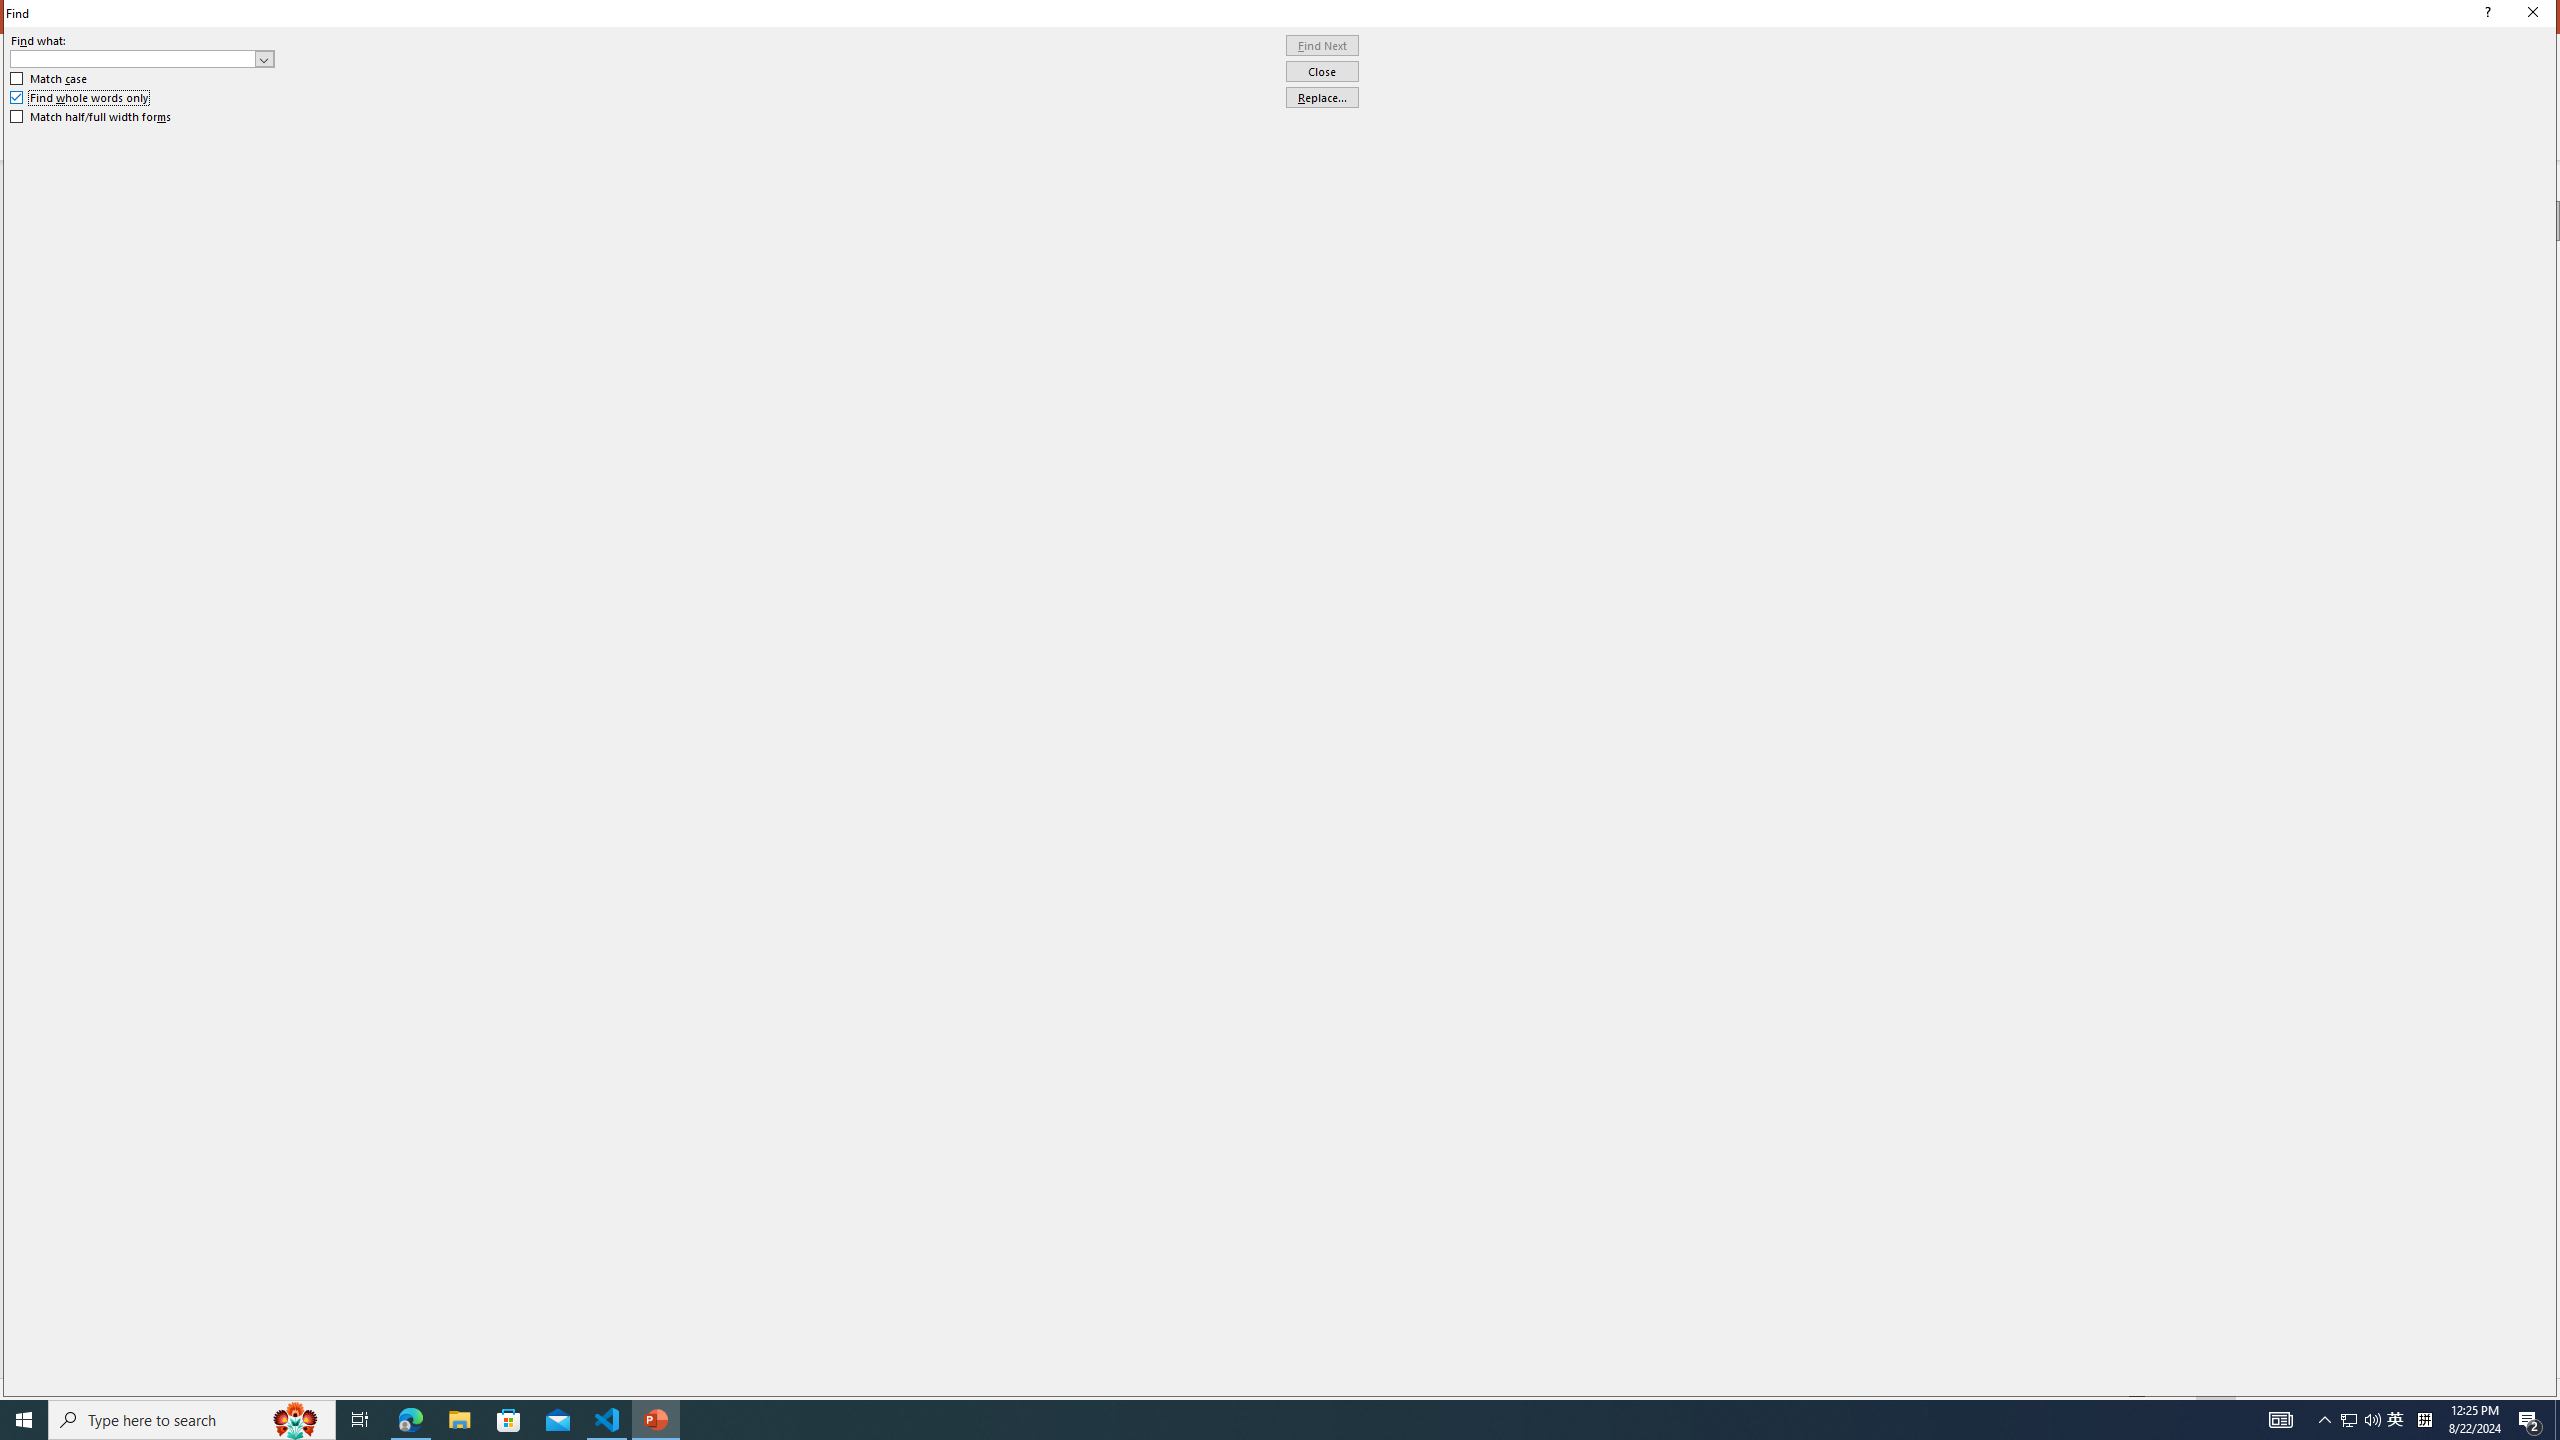  I want to click on 'Find Next', so click(1321, 45).